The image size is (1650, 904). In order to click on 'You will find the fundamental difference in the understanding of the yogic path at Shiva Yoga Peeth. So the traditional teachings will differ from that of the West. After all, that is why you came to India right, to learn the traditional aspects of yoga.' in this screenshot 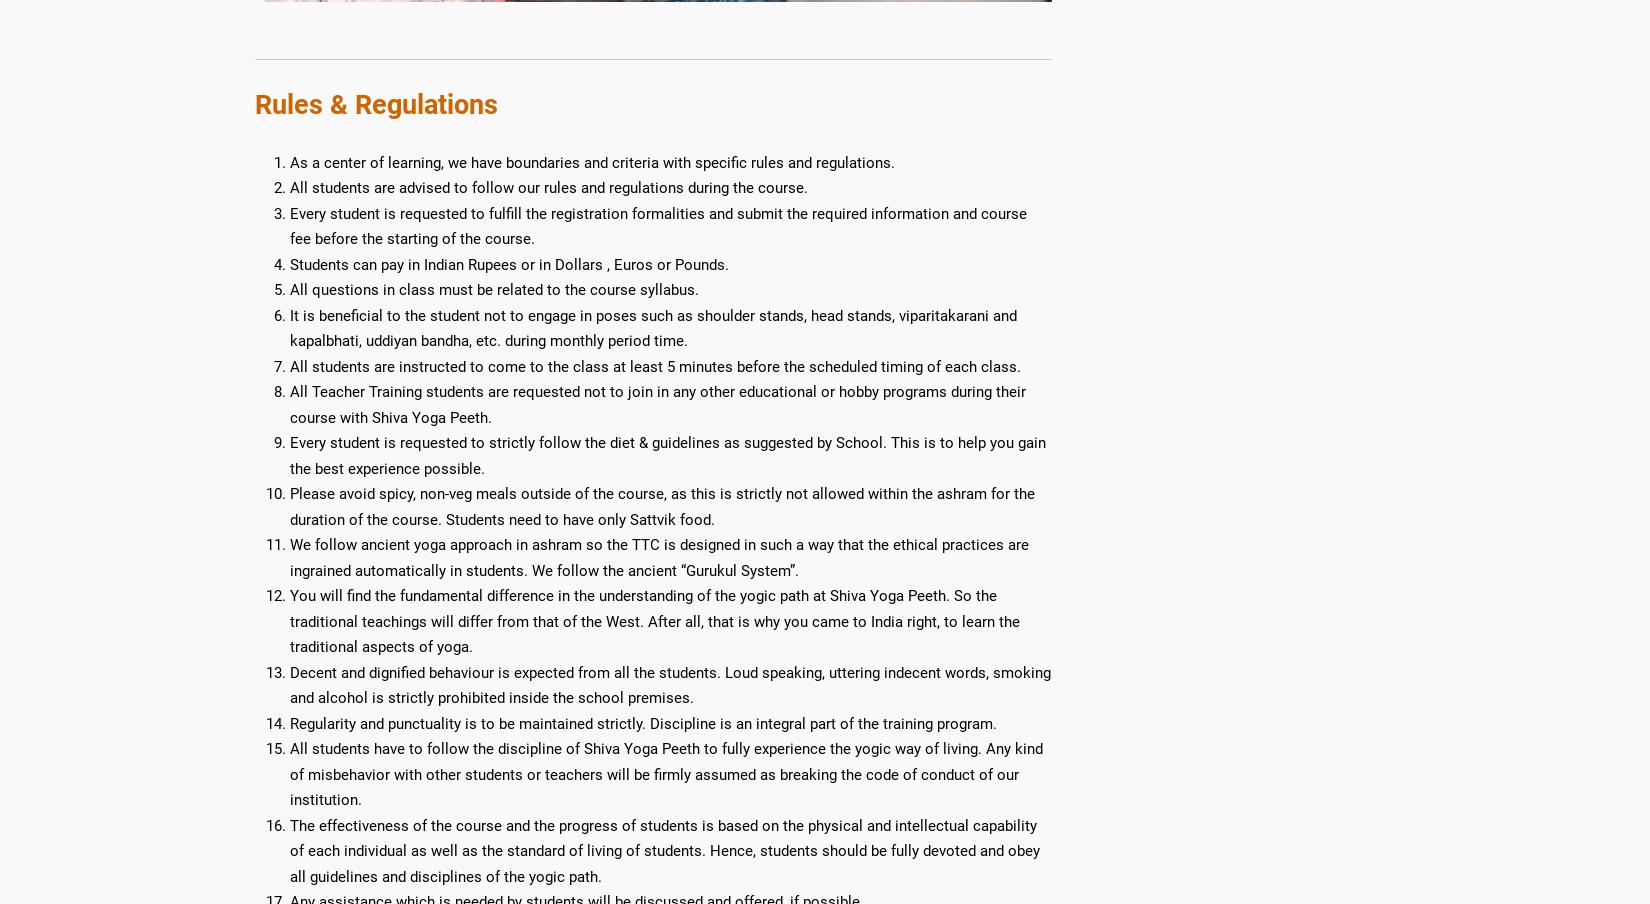, I will do `click(654, 620)`.